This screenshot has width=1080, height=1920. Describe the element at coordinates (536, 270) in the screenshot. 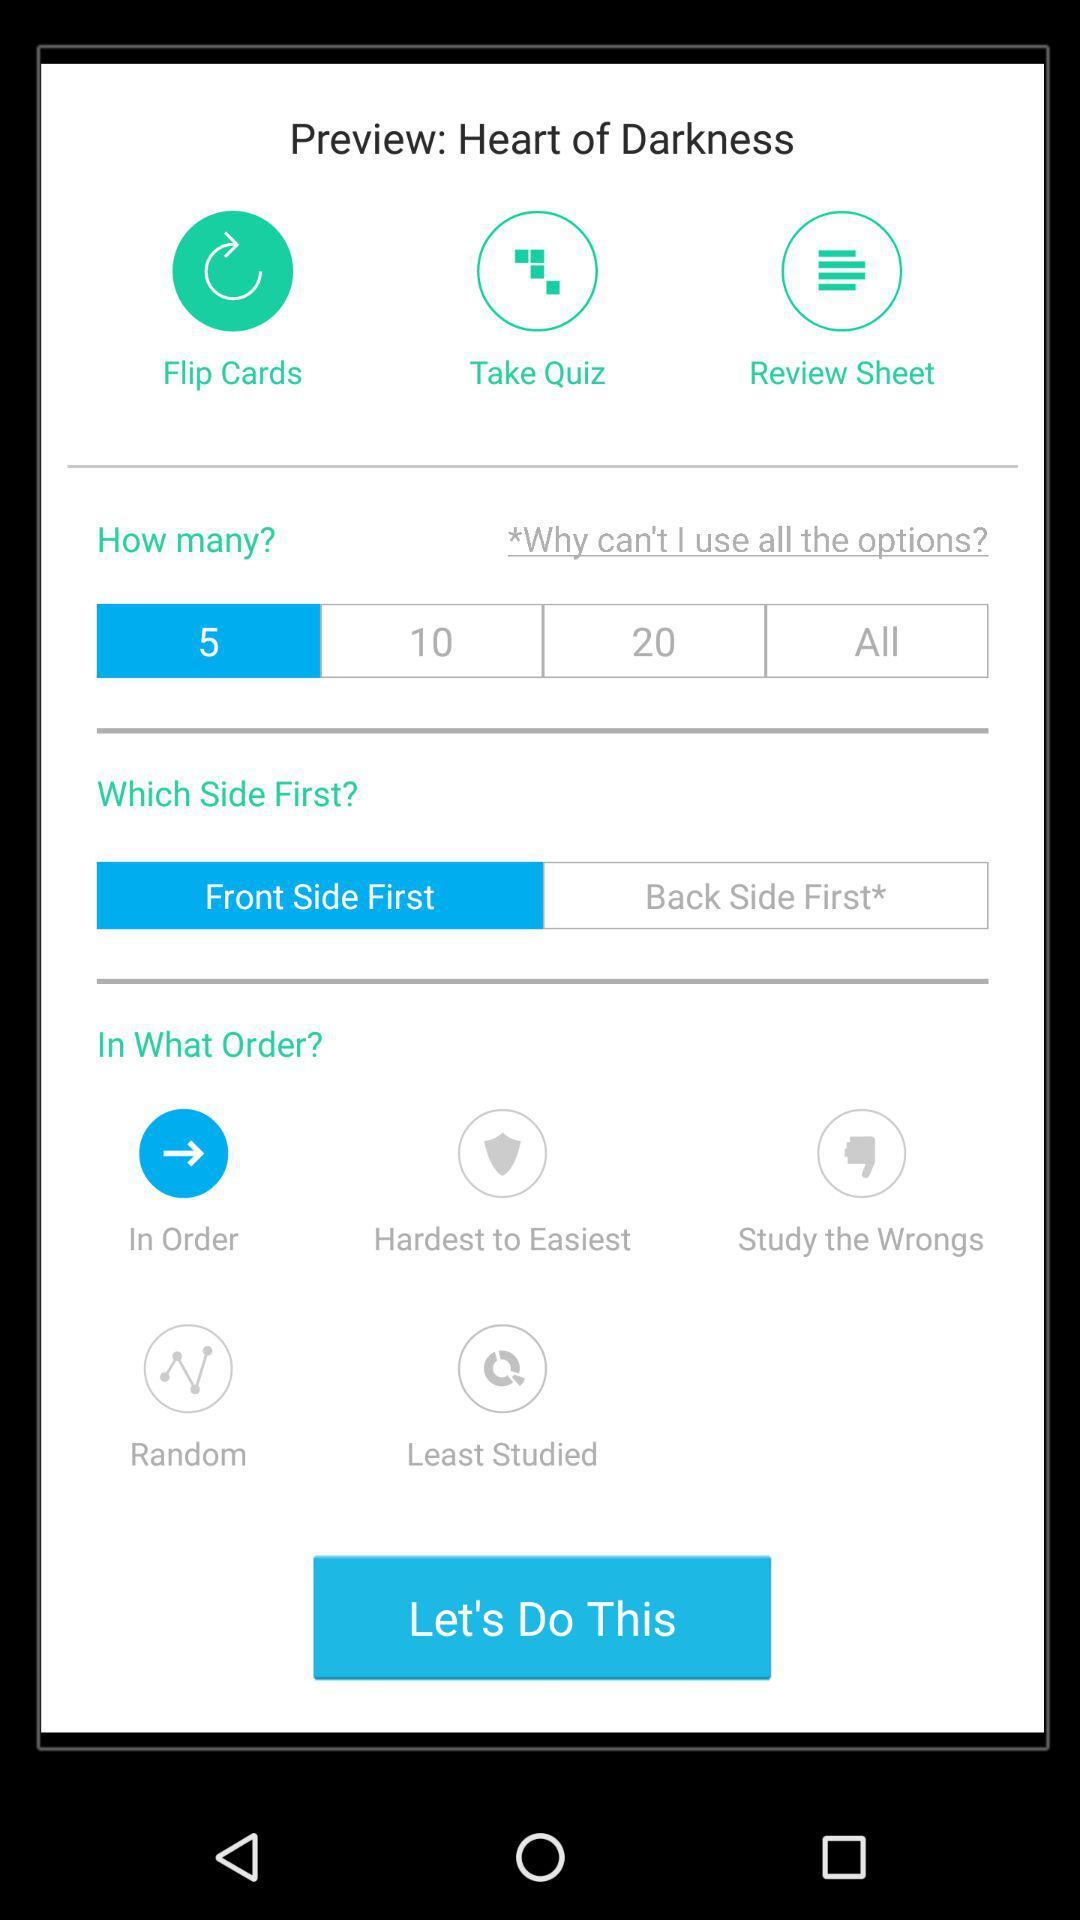

I see `icon next to the flip cards icon` at that location.